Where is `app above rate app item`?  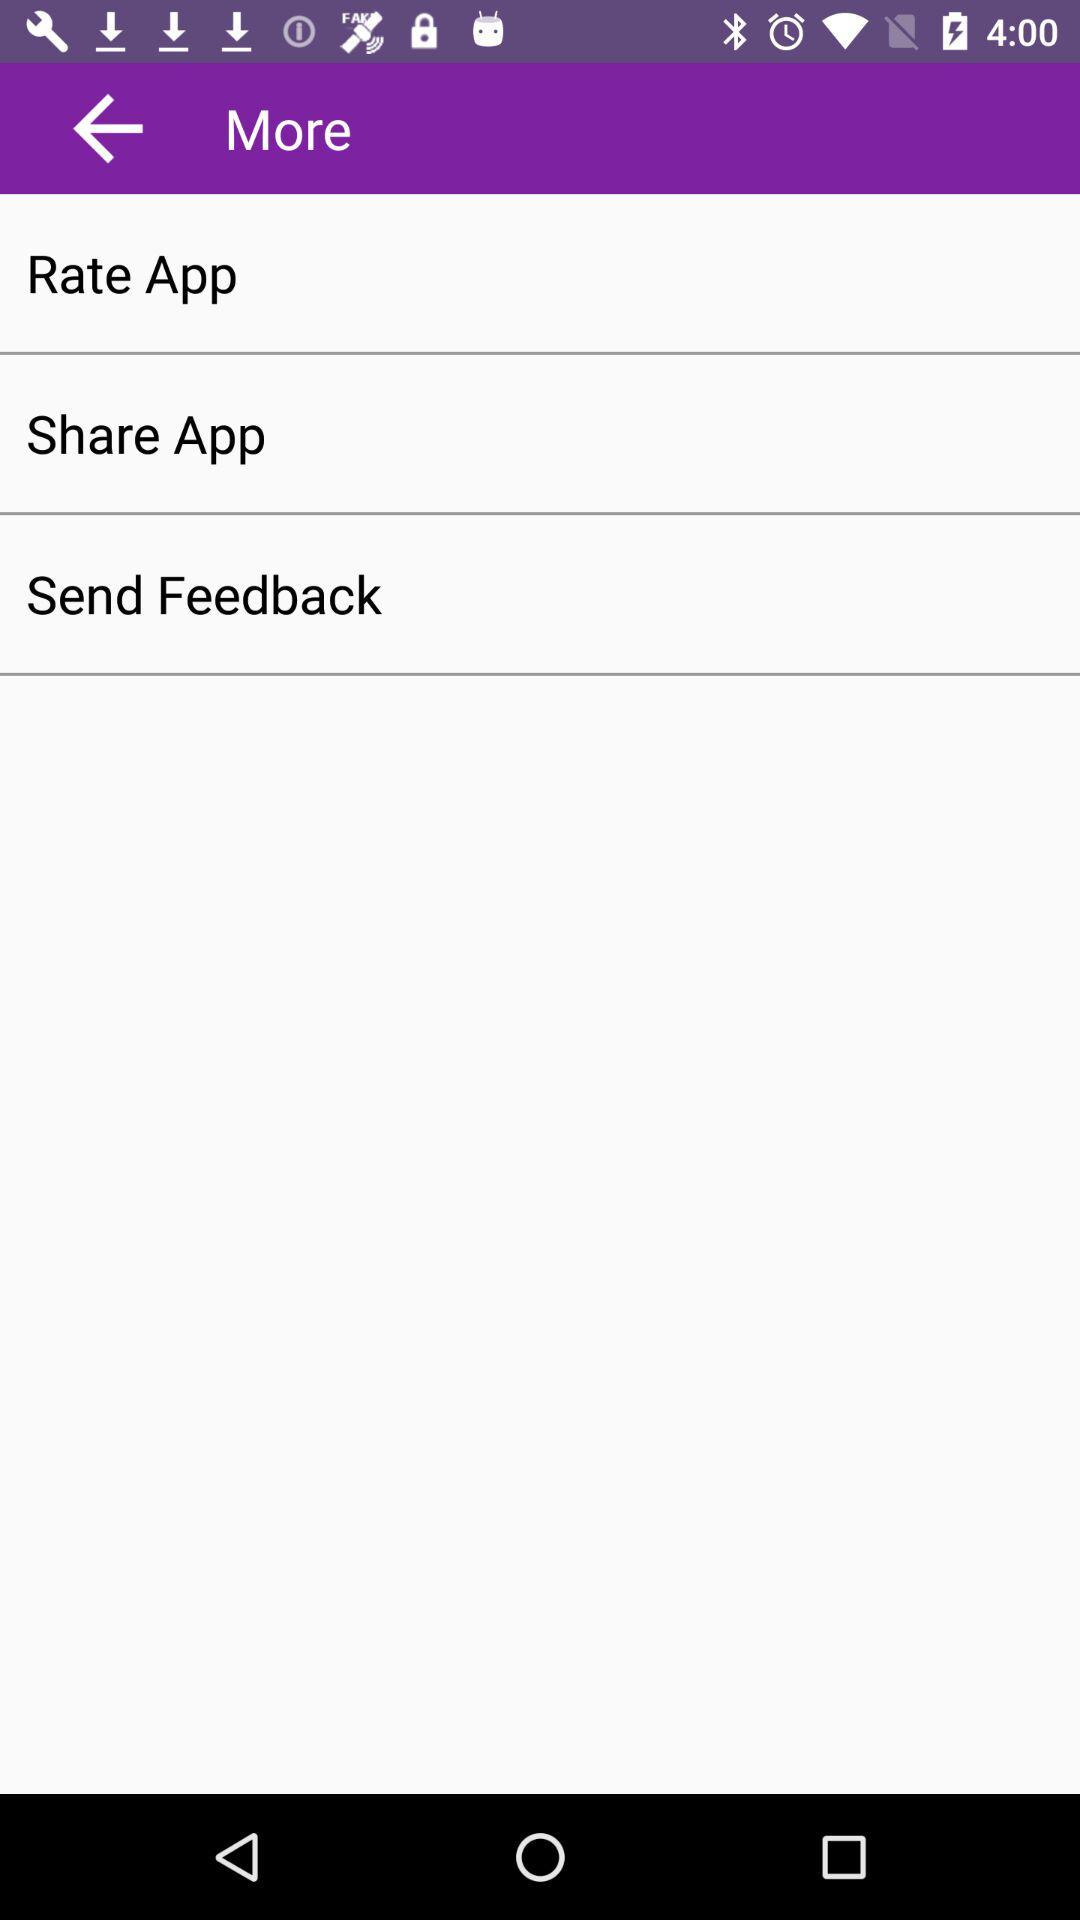 app above rate app item is located at coordinates (108, 127).